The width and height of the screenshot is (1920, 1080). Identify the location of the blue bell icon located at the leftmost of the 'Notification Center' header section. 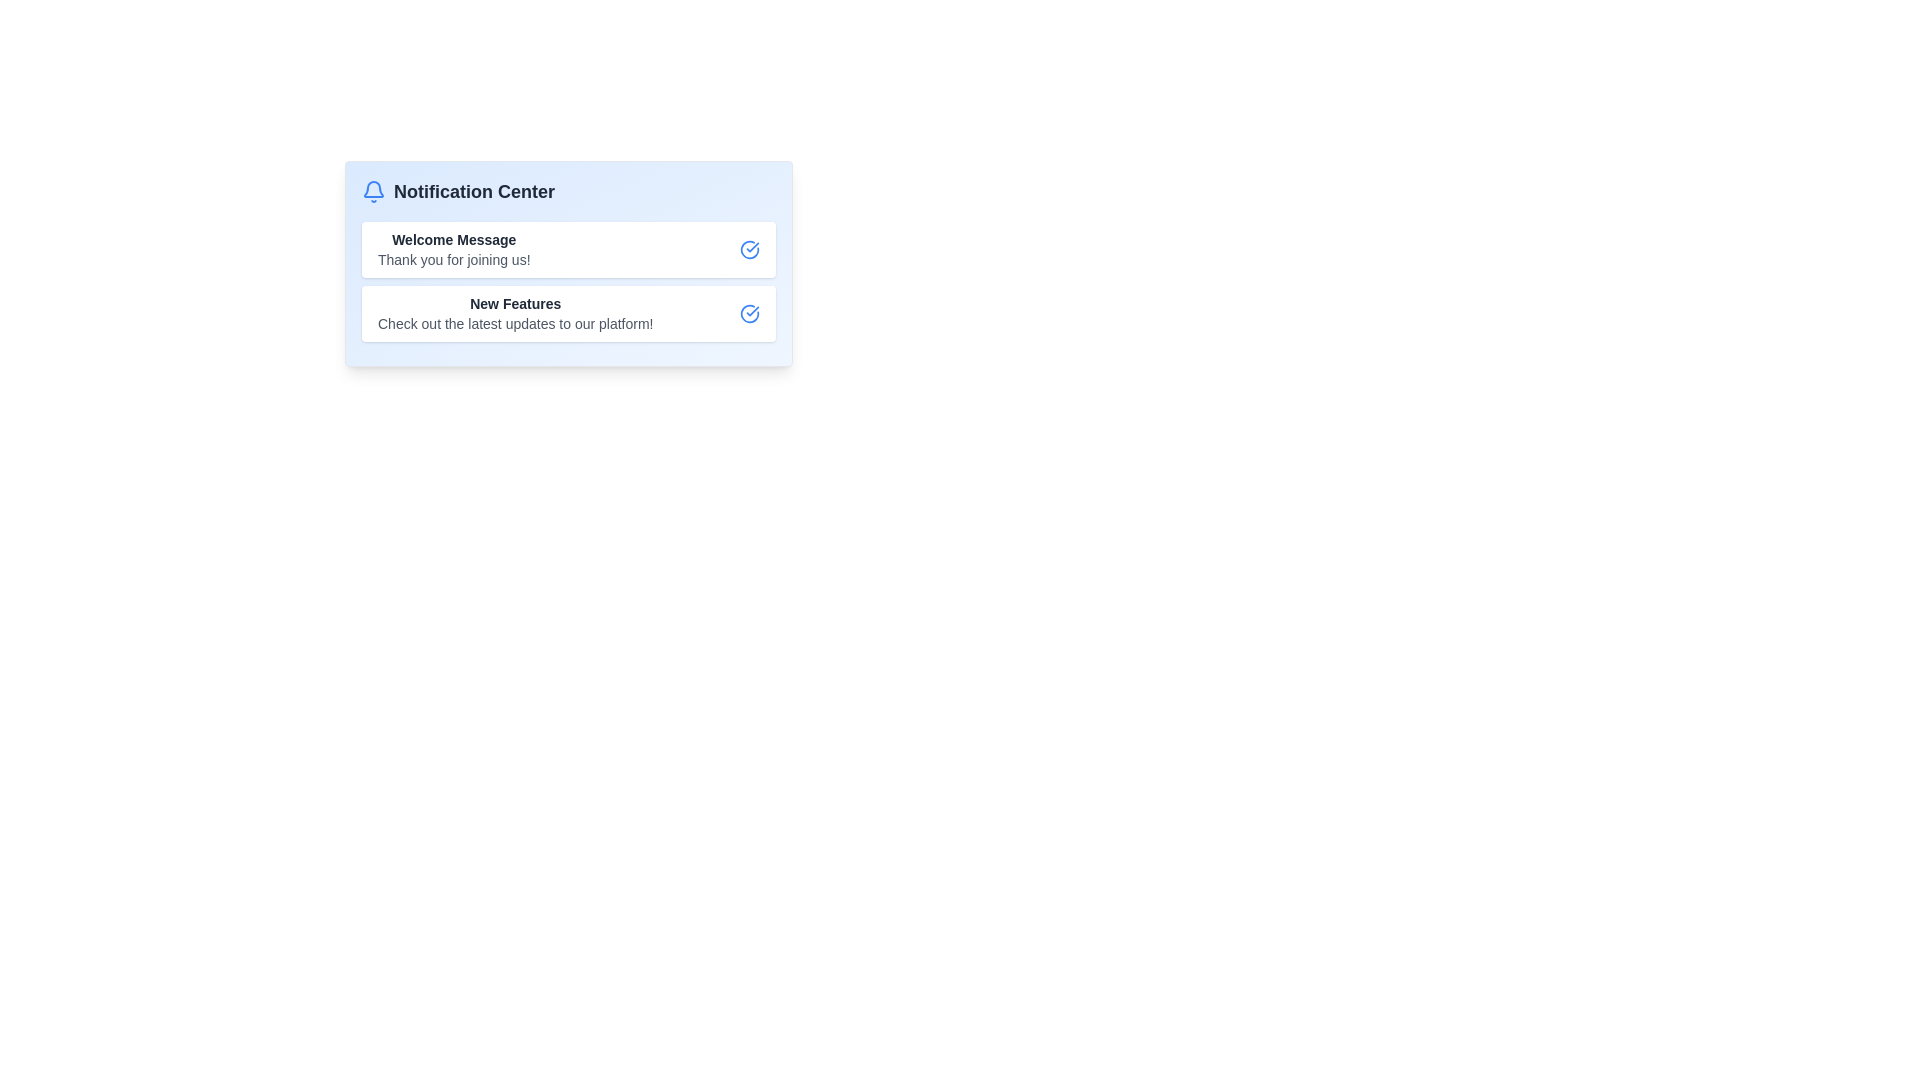
(374, 192).